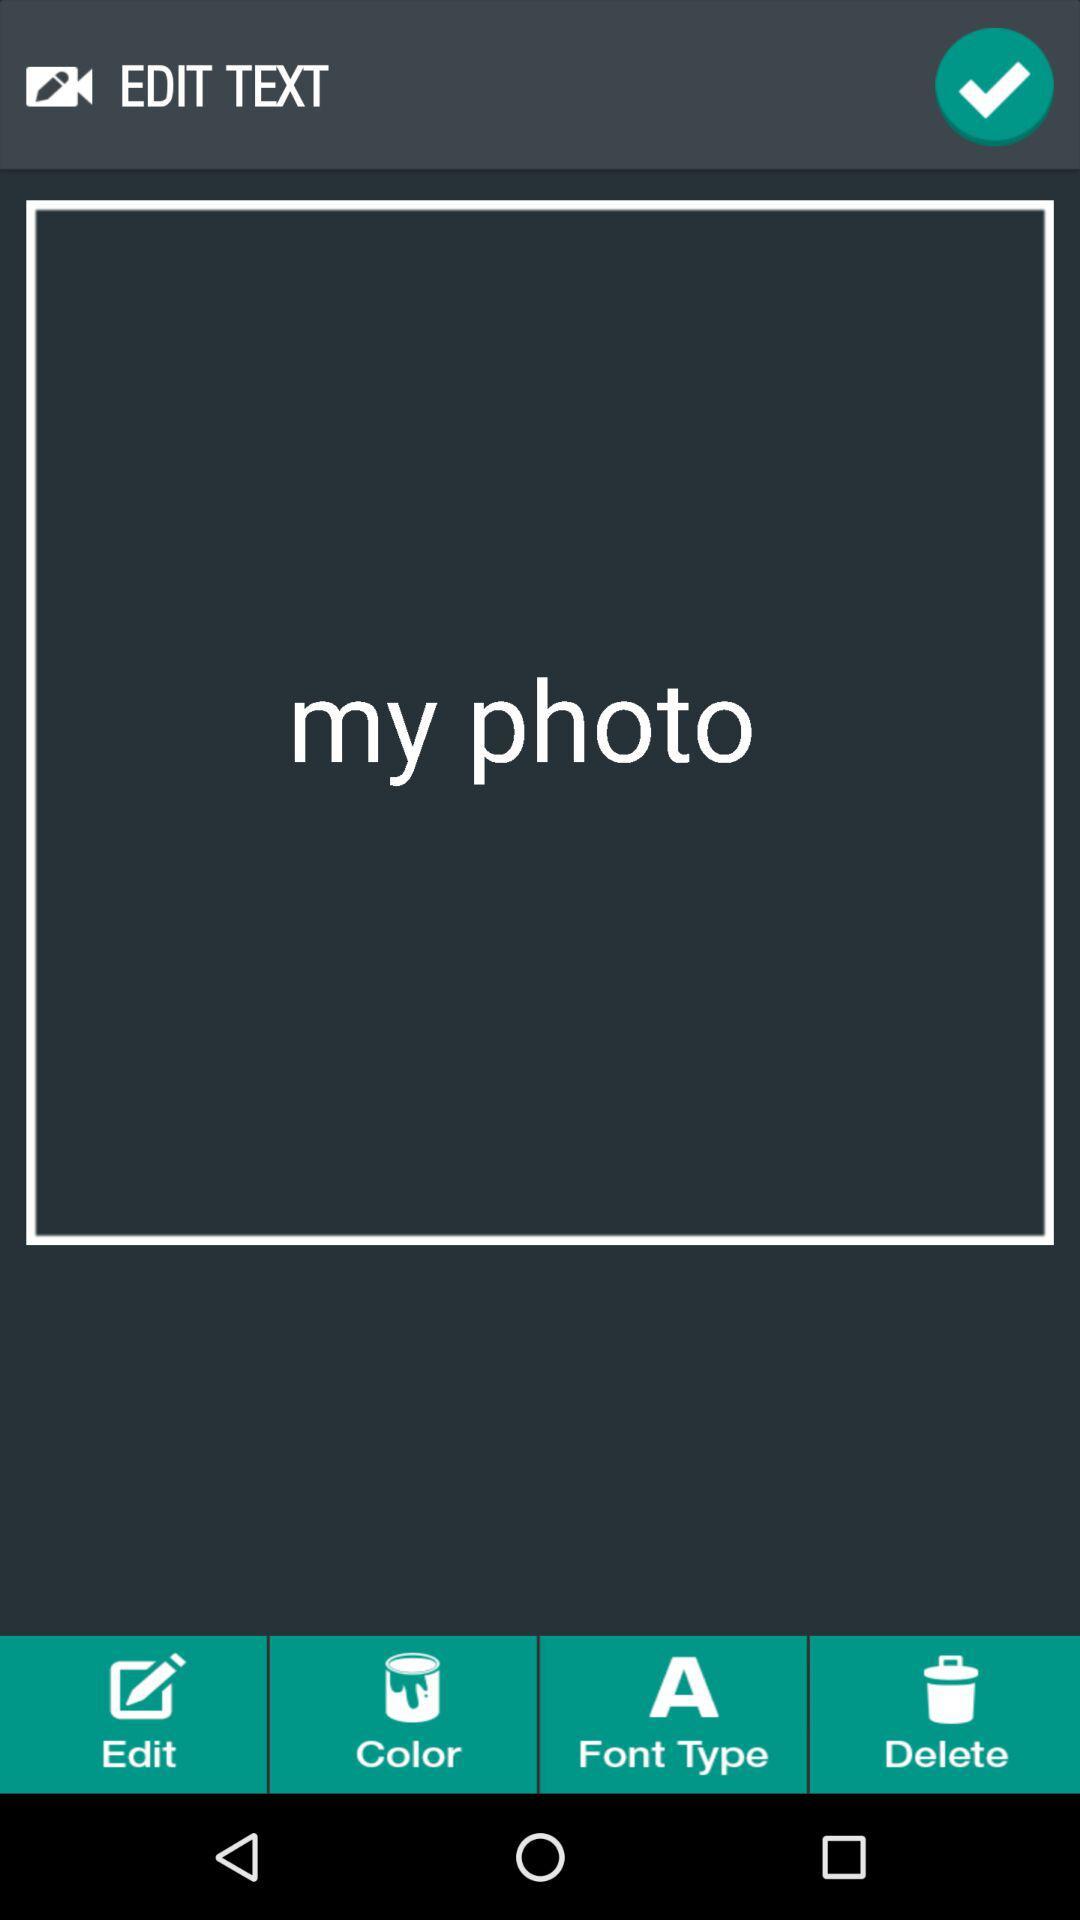 The width and height of the screenshot is (1080, 1920). I want to click on this is a edit button, so click(135, 1713).